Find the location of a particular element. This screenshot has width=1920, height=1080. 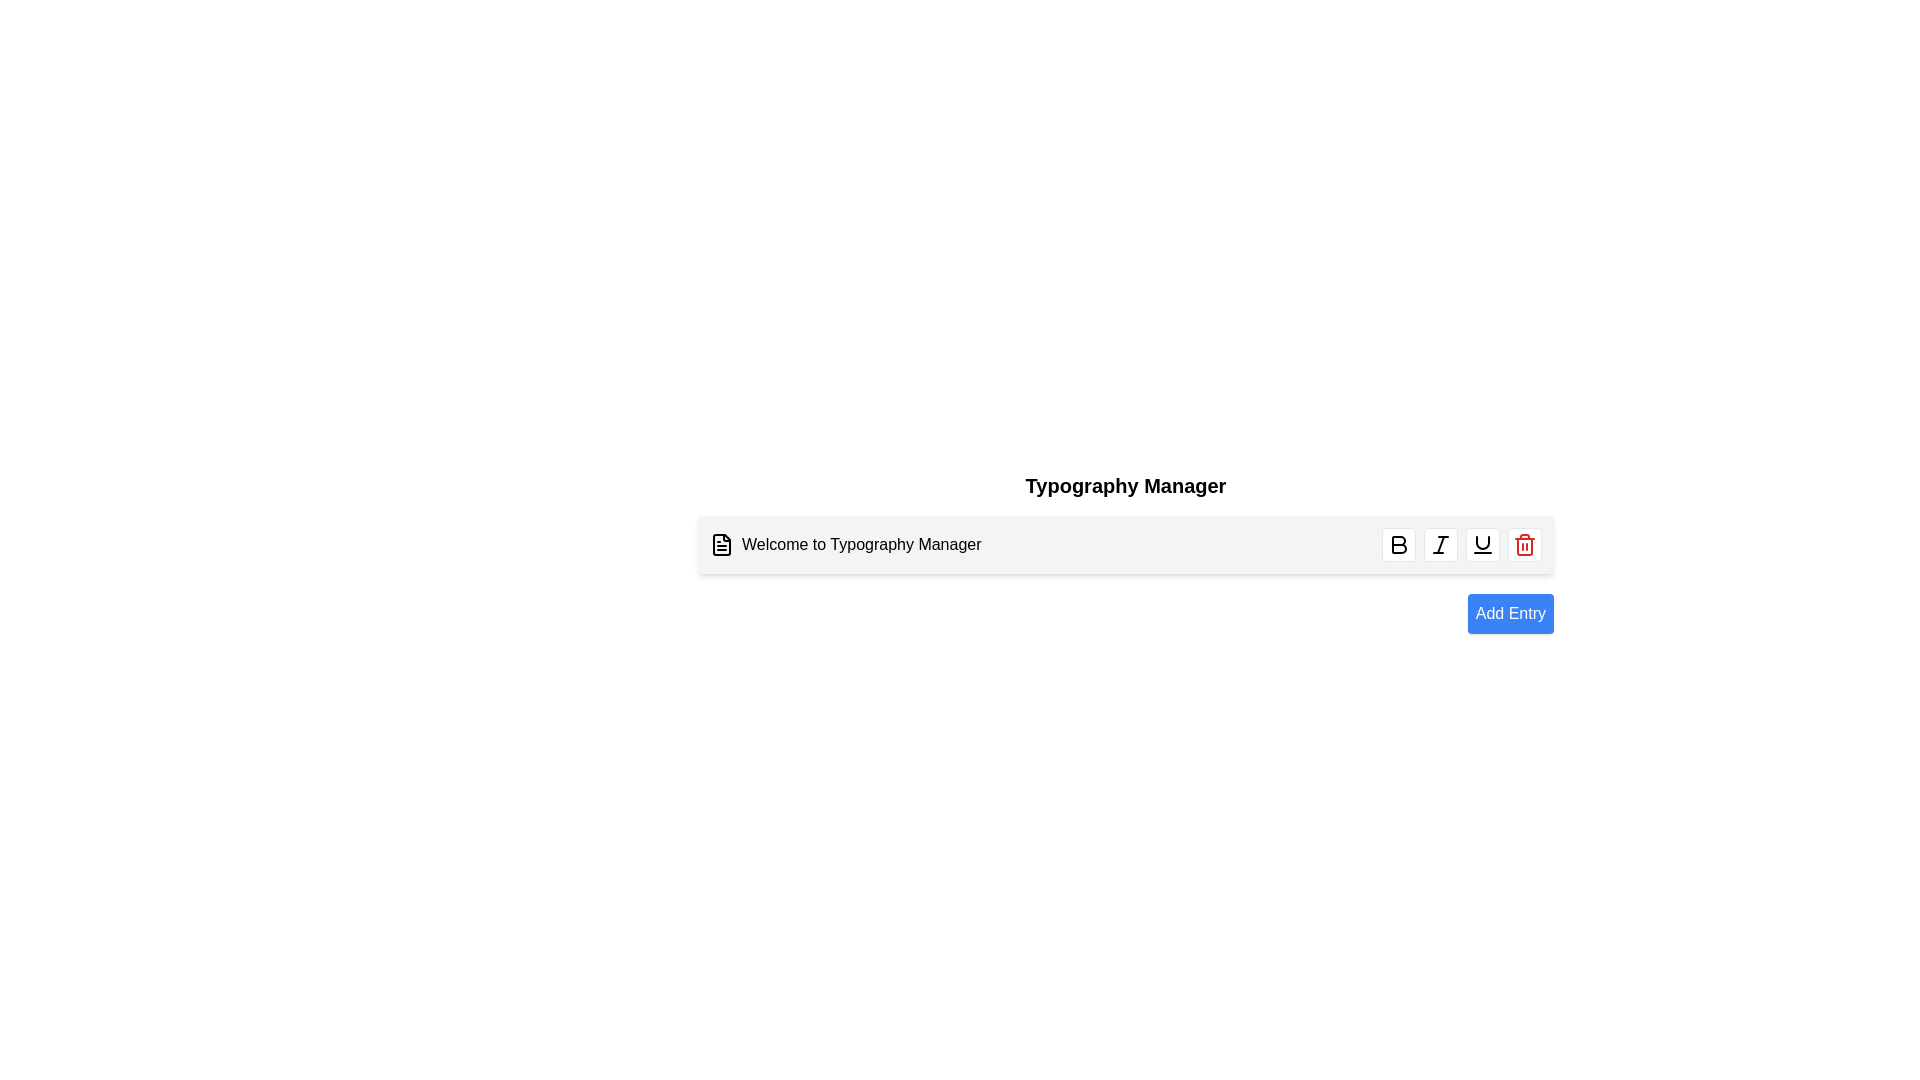

the fourth button in the toolbar that toggles the underline text formatting for selected text is located at coordinates (1483, 544).